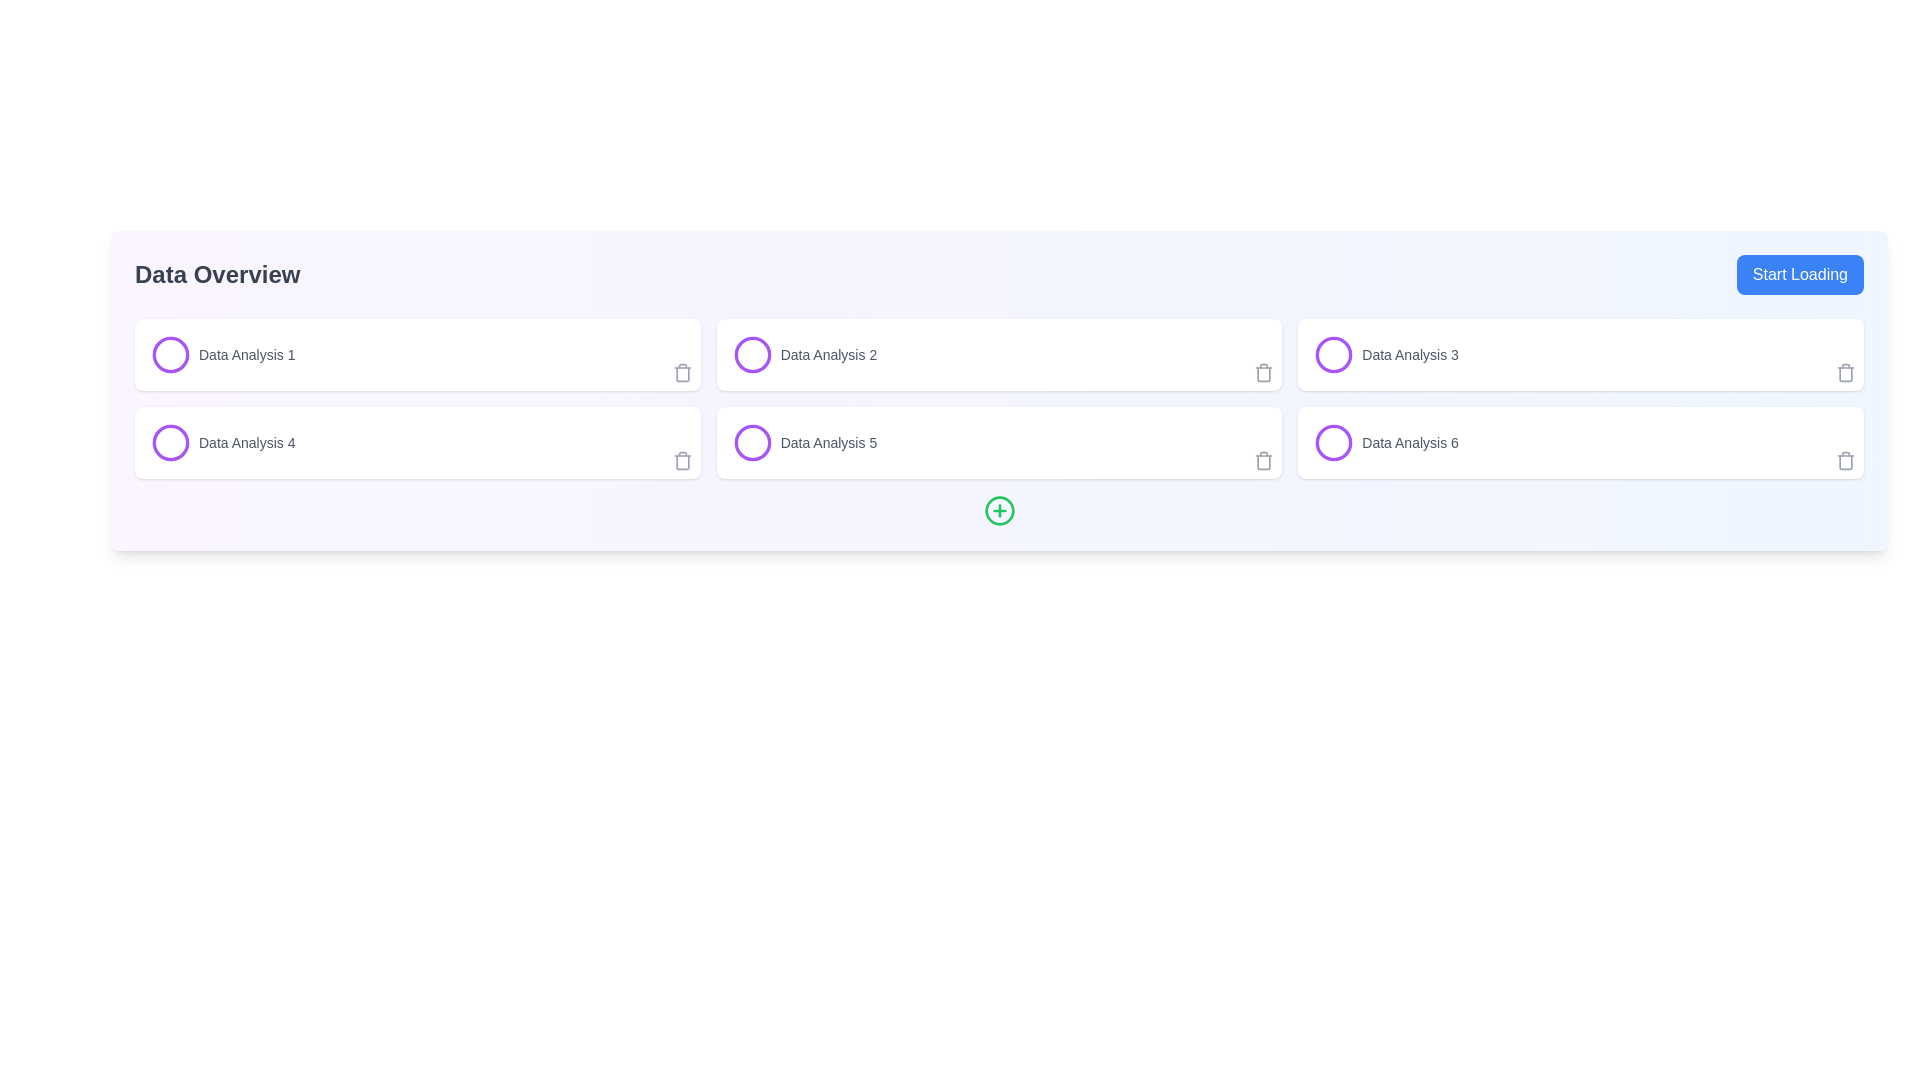 The width and height of the screenshot is (1920, 1080). Describe the element at coordinates (1334, 442) in the screenshot. I see `the SVG circle element located in the bottom-right position of the grid, adjacent to the text label 'Data Analysis 6', to emphasize it` at that location.